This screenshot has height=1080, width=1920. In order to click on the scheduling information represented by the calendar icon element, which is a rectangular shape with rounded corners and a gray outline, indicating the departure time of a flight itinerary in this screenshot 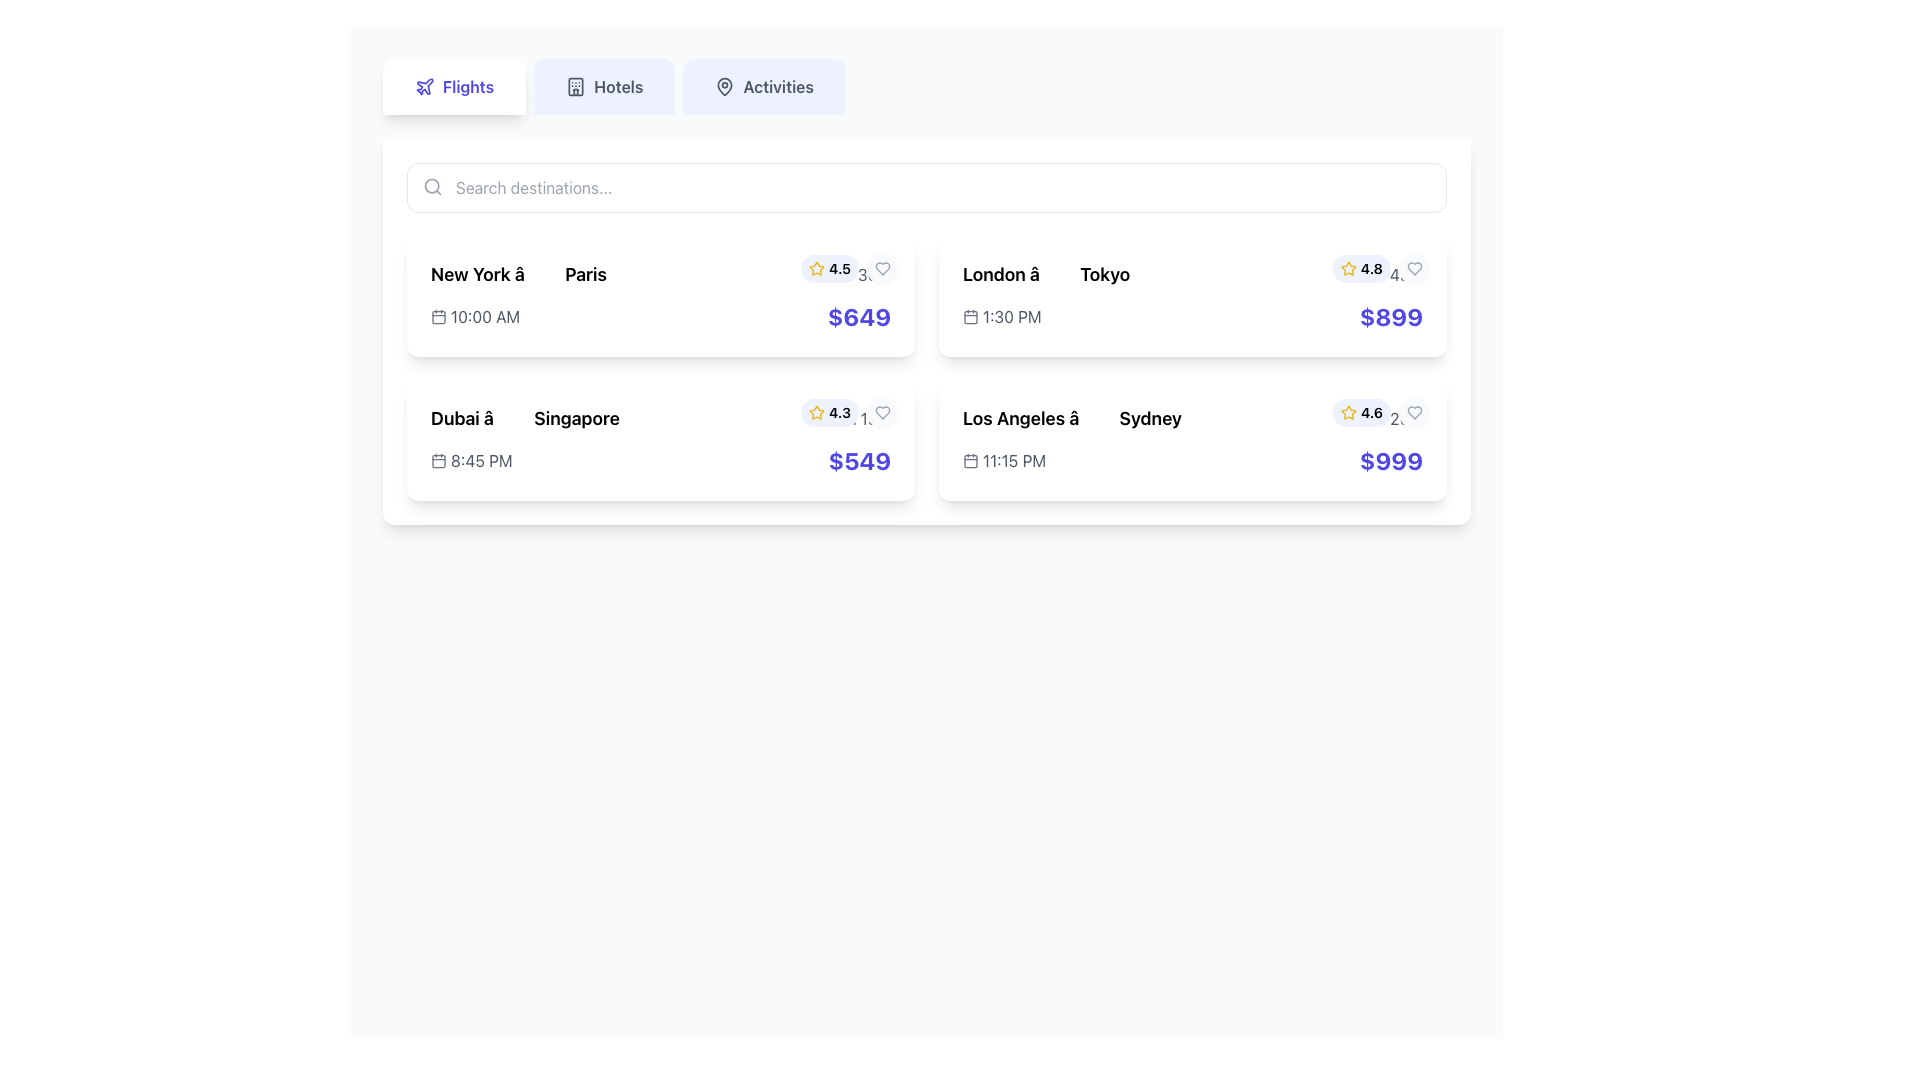, I will do `click(970, 315)`.